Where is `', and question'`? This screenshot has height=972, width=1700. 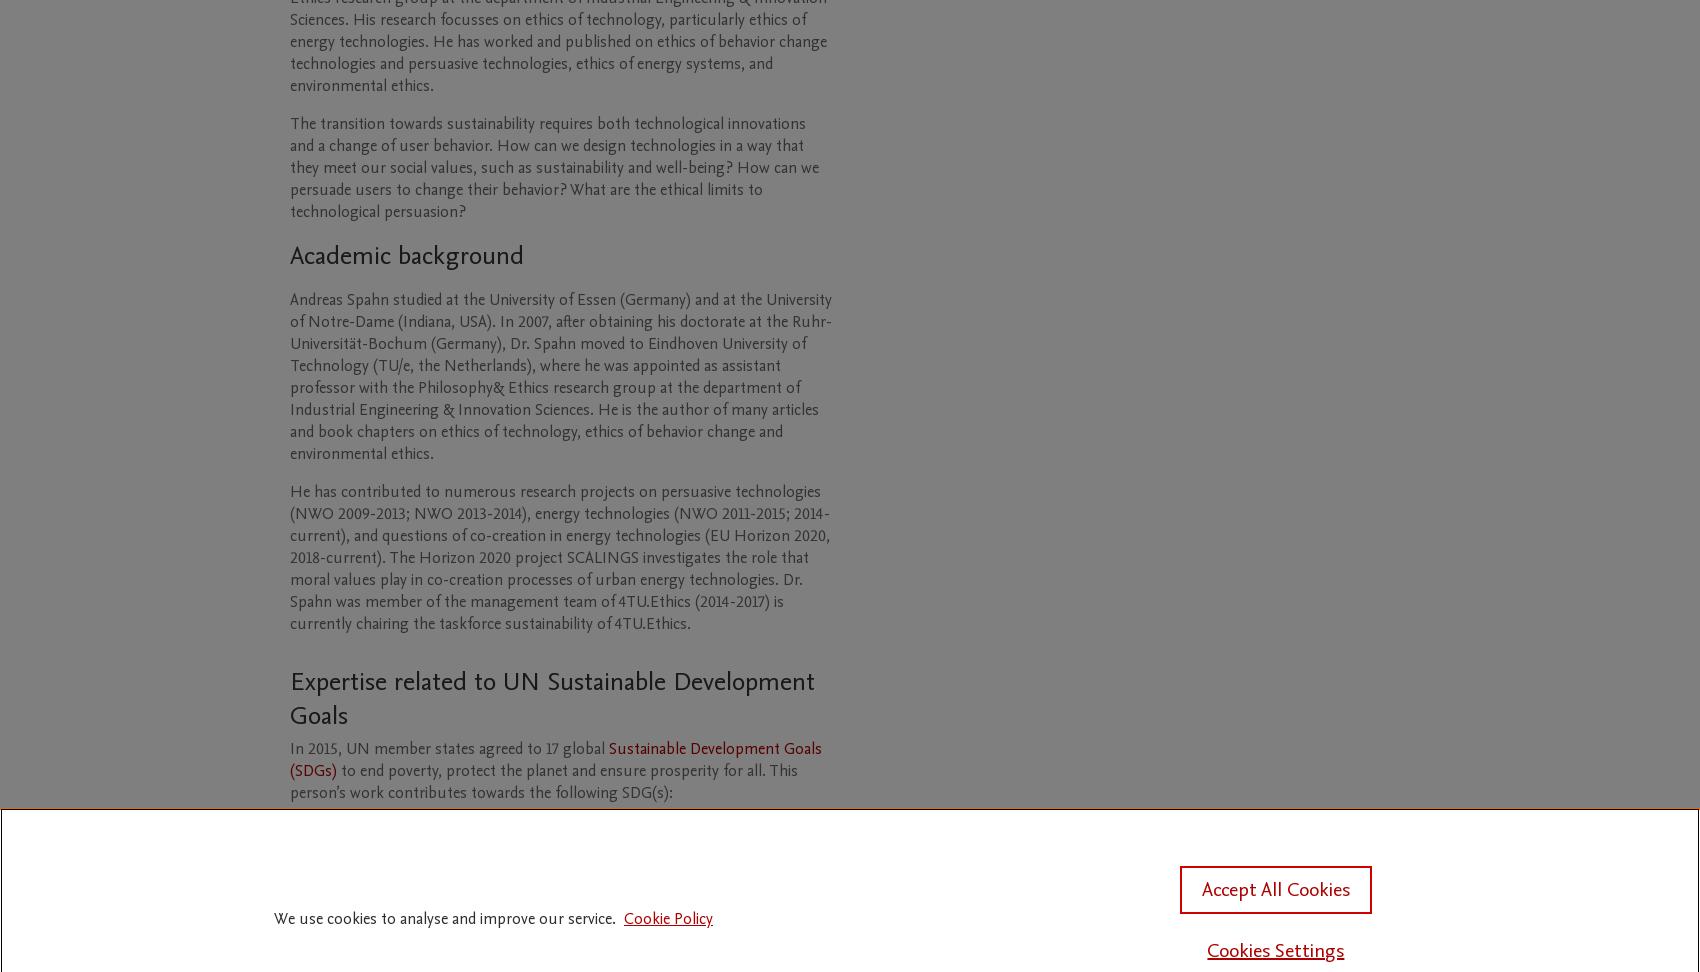
', and question' is located at coordinates (344, 534).